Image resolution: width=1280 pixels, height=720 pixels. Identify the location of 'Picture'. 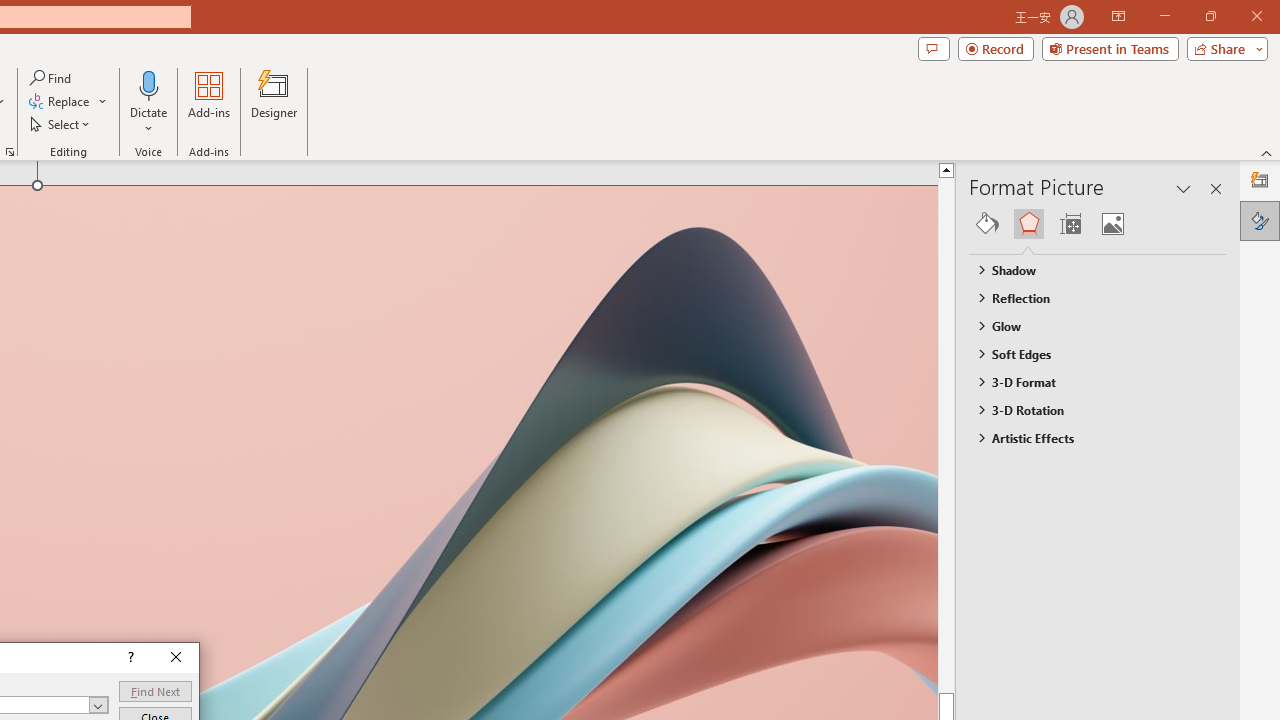
(1111, 223).